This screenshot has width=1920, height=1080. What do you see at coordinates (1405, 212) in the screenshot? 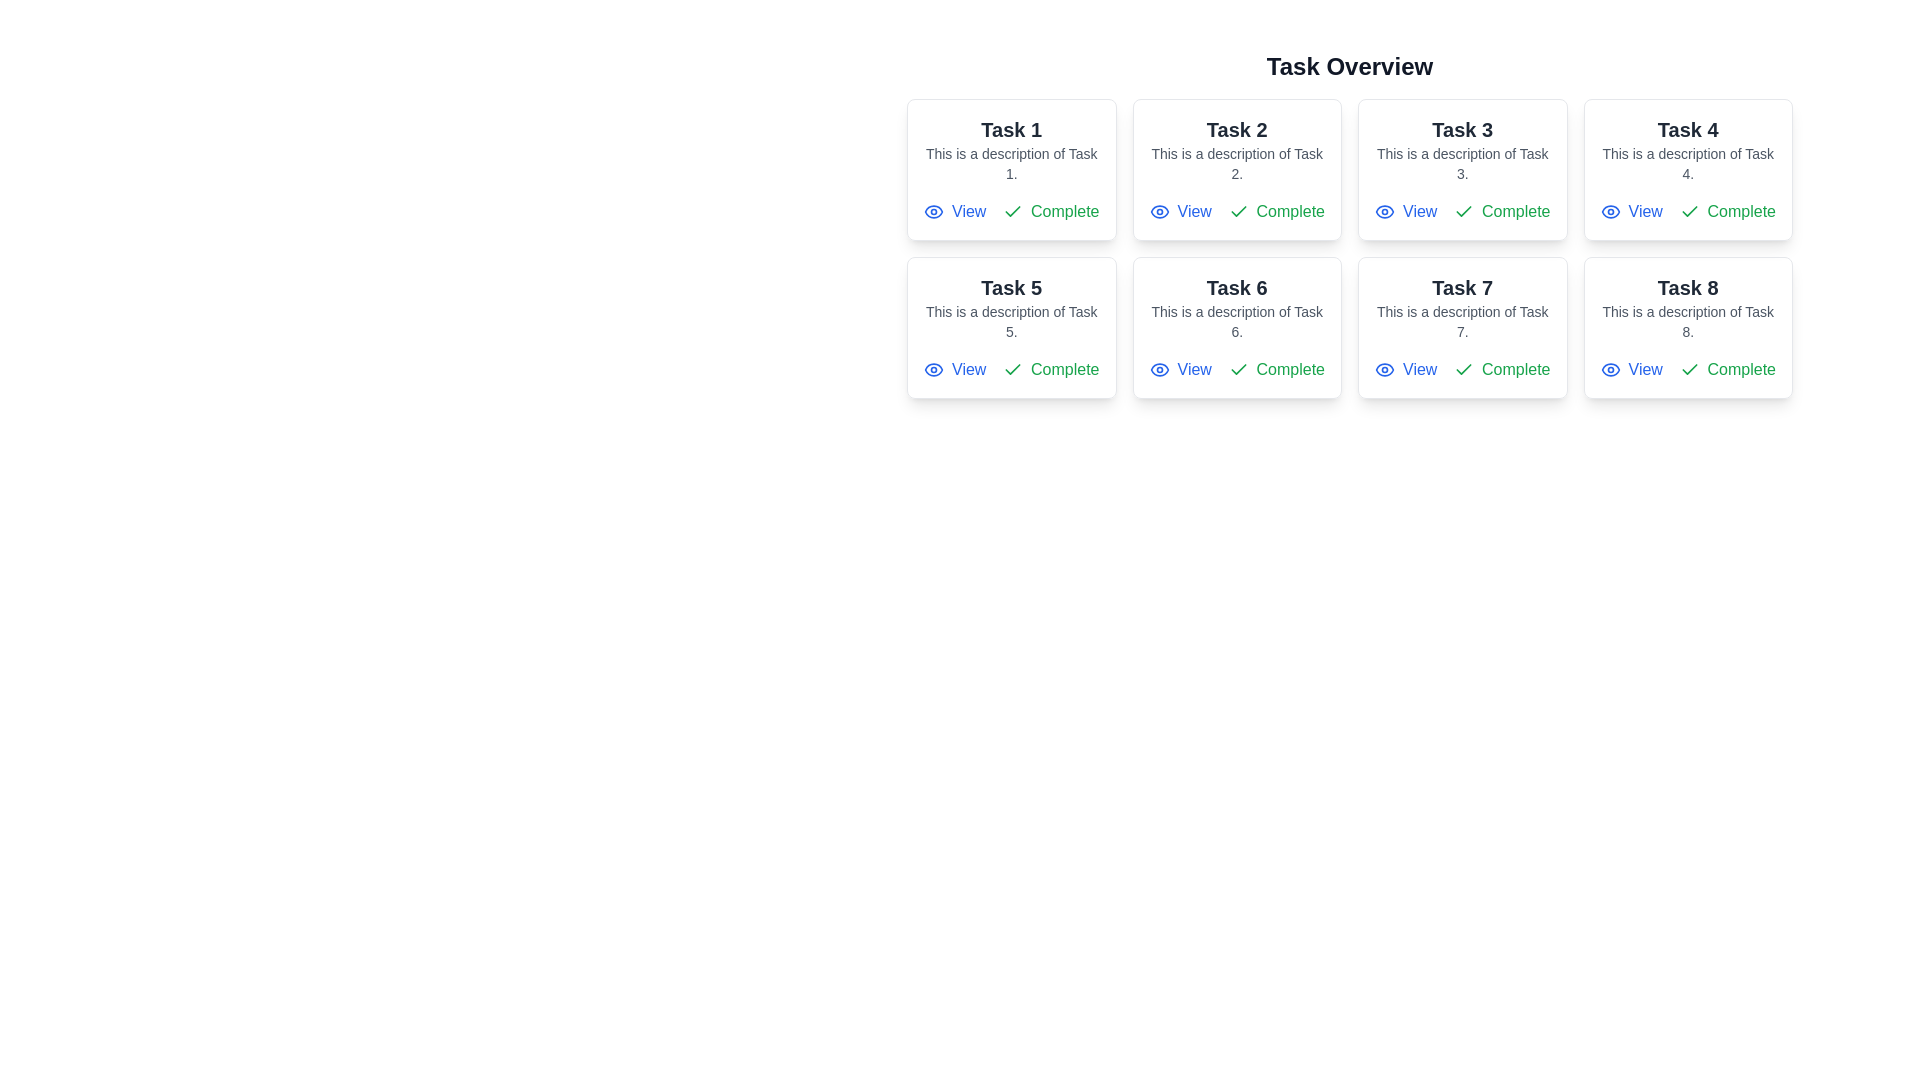
I see `the button that allows the user` at bounding box center [1405, 212].